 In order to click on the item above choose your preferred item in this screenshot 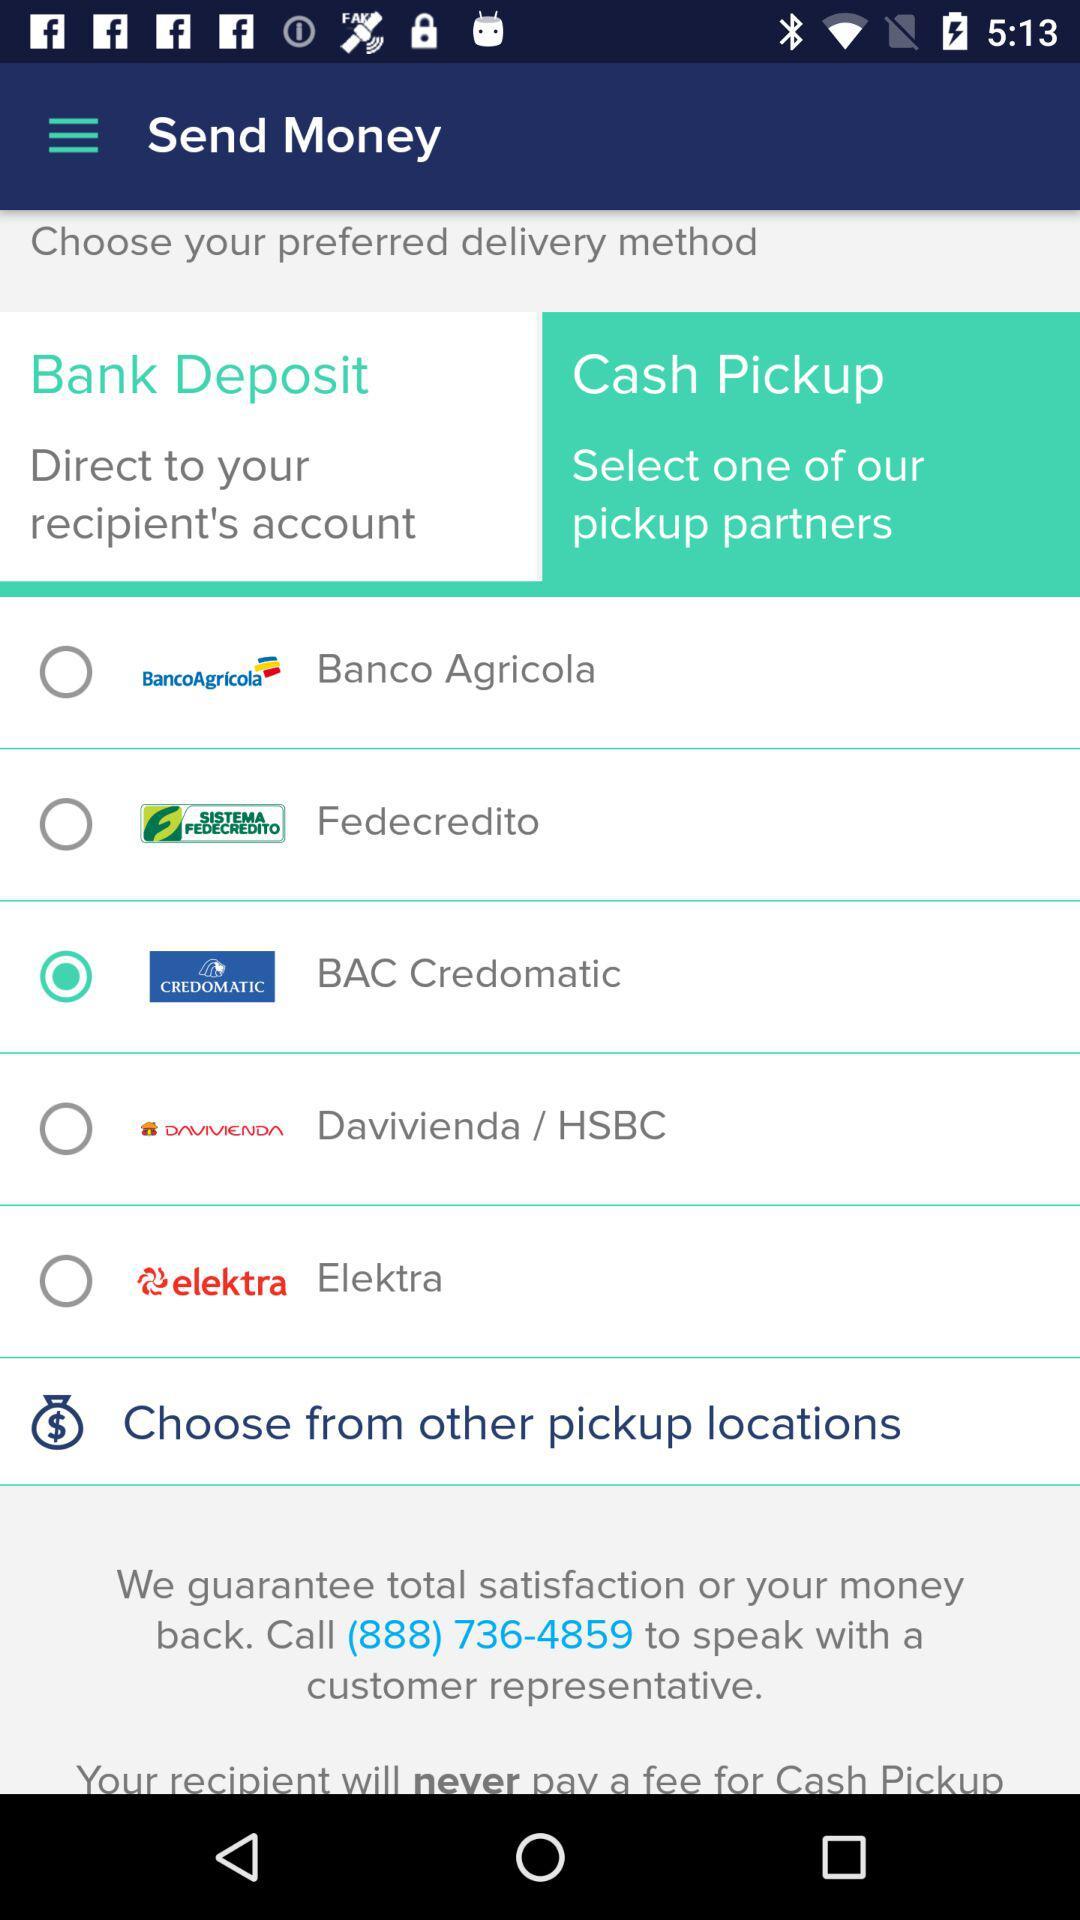, I will do `click(72, 135)`.